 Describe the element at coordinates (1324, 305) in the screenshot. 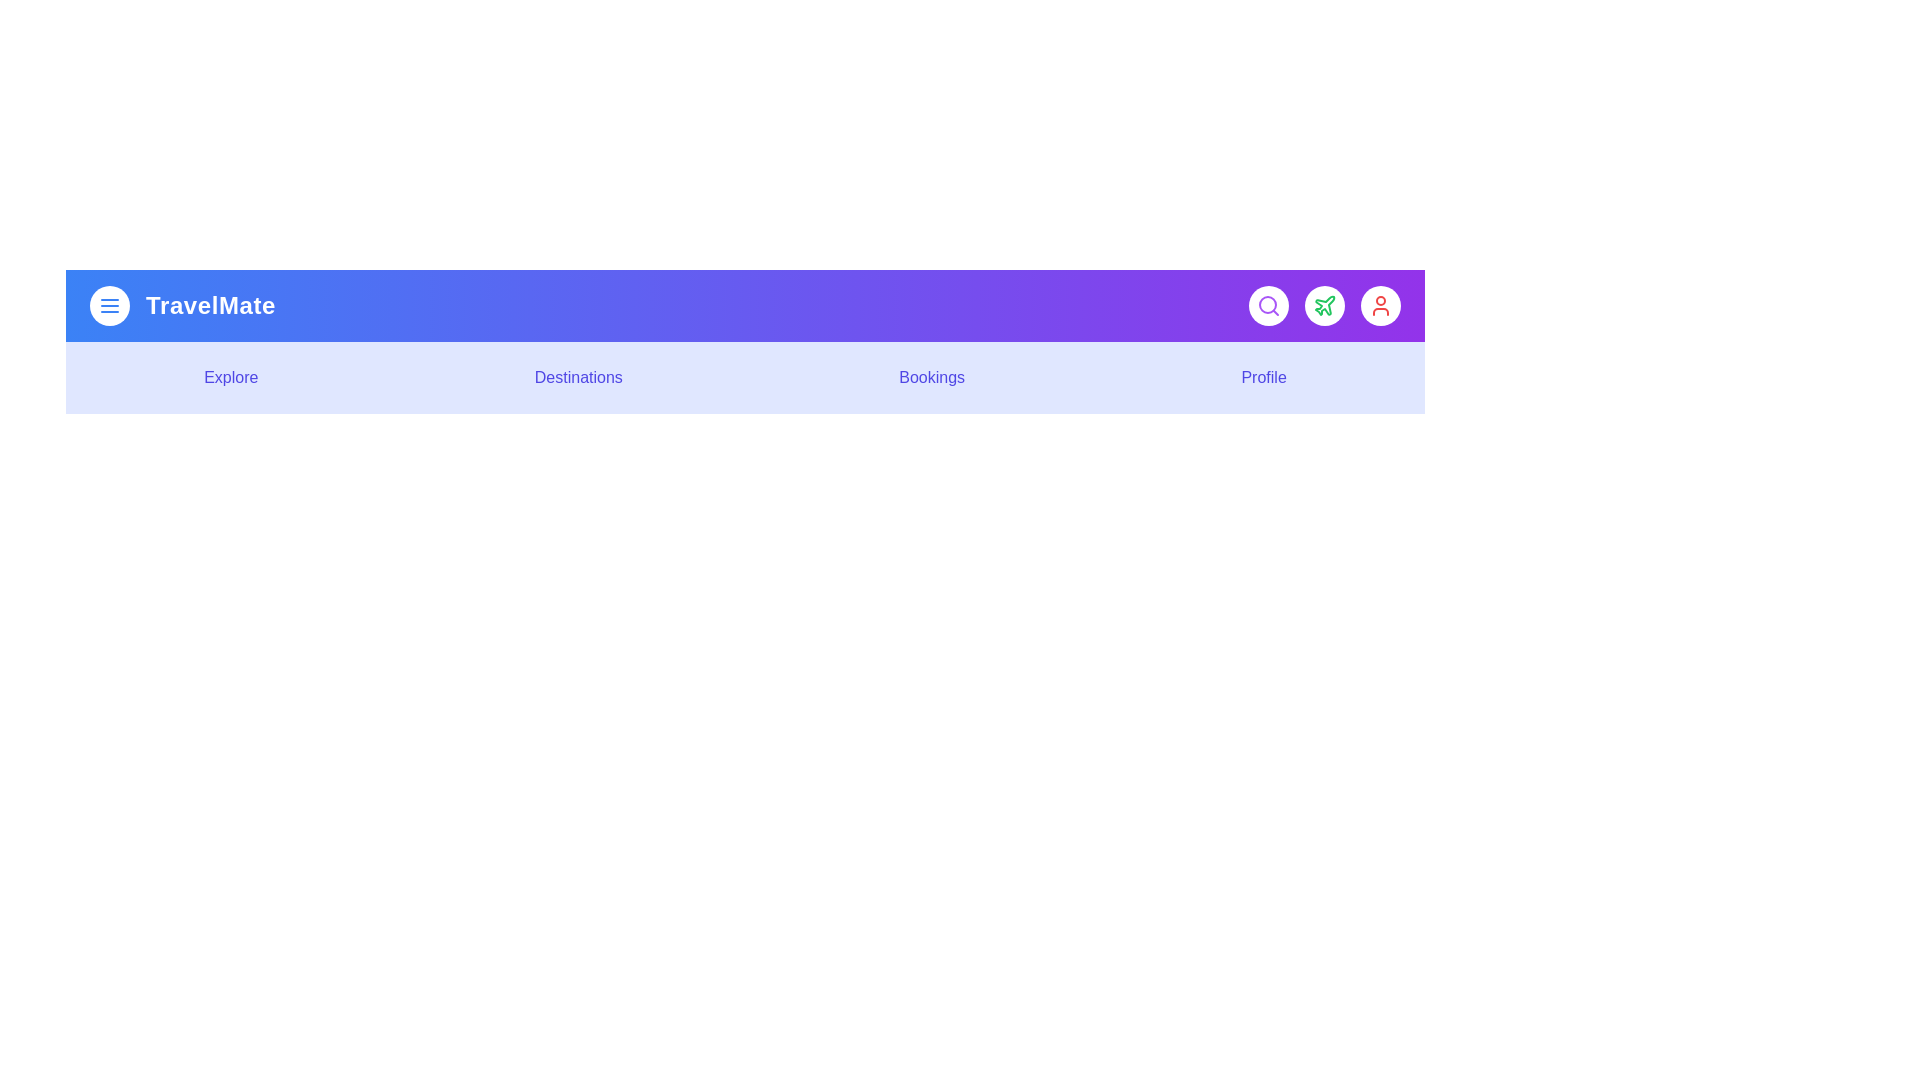

I see `the interactive element Plane Button to observe visual feedback` at that location.